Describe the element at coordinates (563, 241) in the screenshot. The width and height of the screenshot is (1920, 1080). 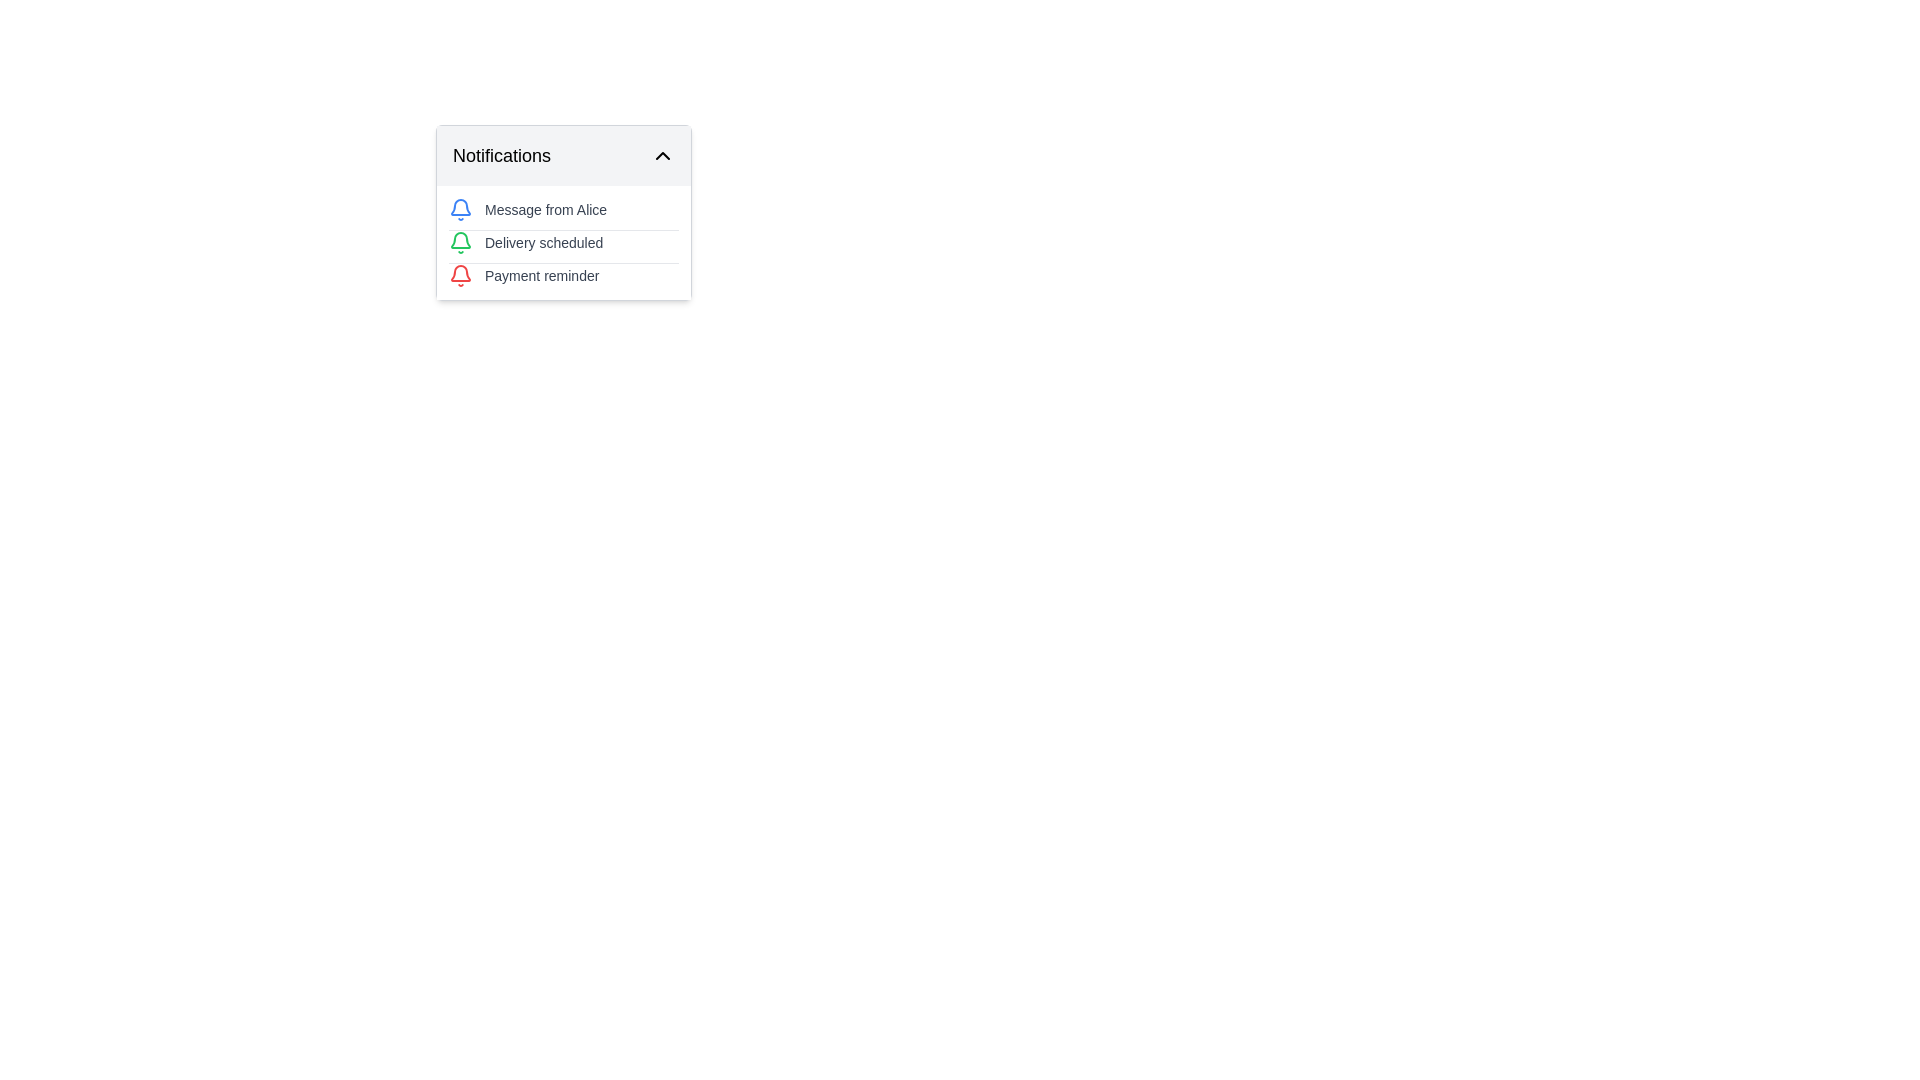
I see `notification text labeled 'Delivery scheduled.' which is the second item in the list of notifications, positioned below 'Message from Alice' and above 'Payment reminder.'` at that location.